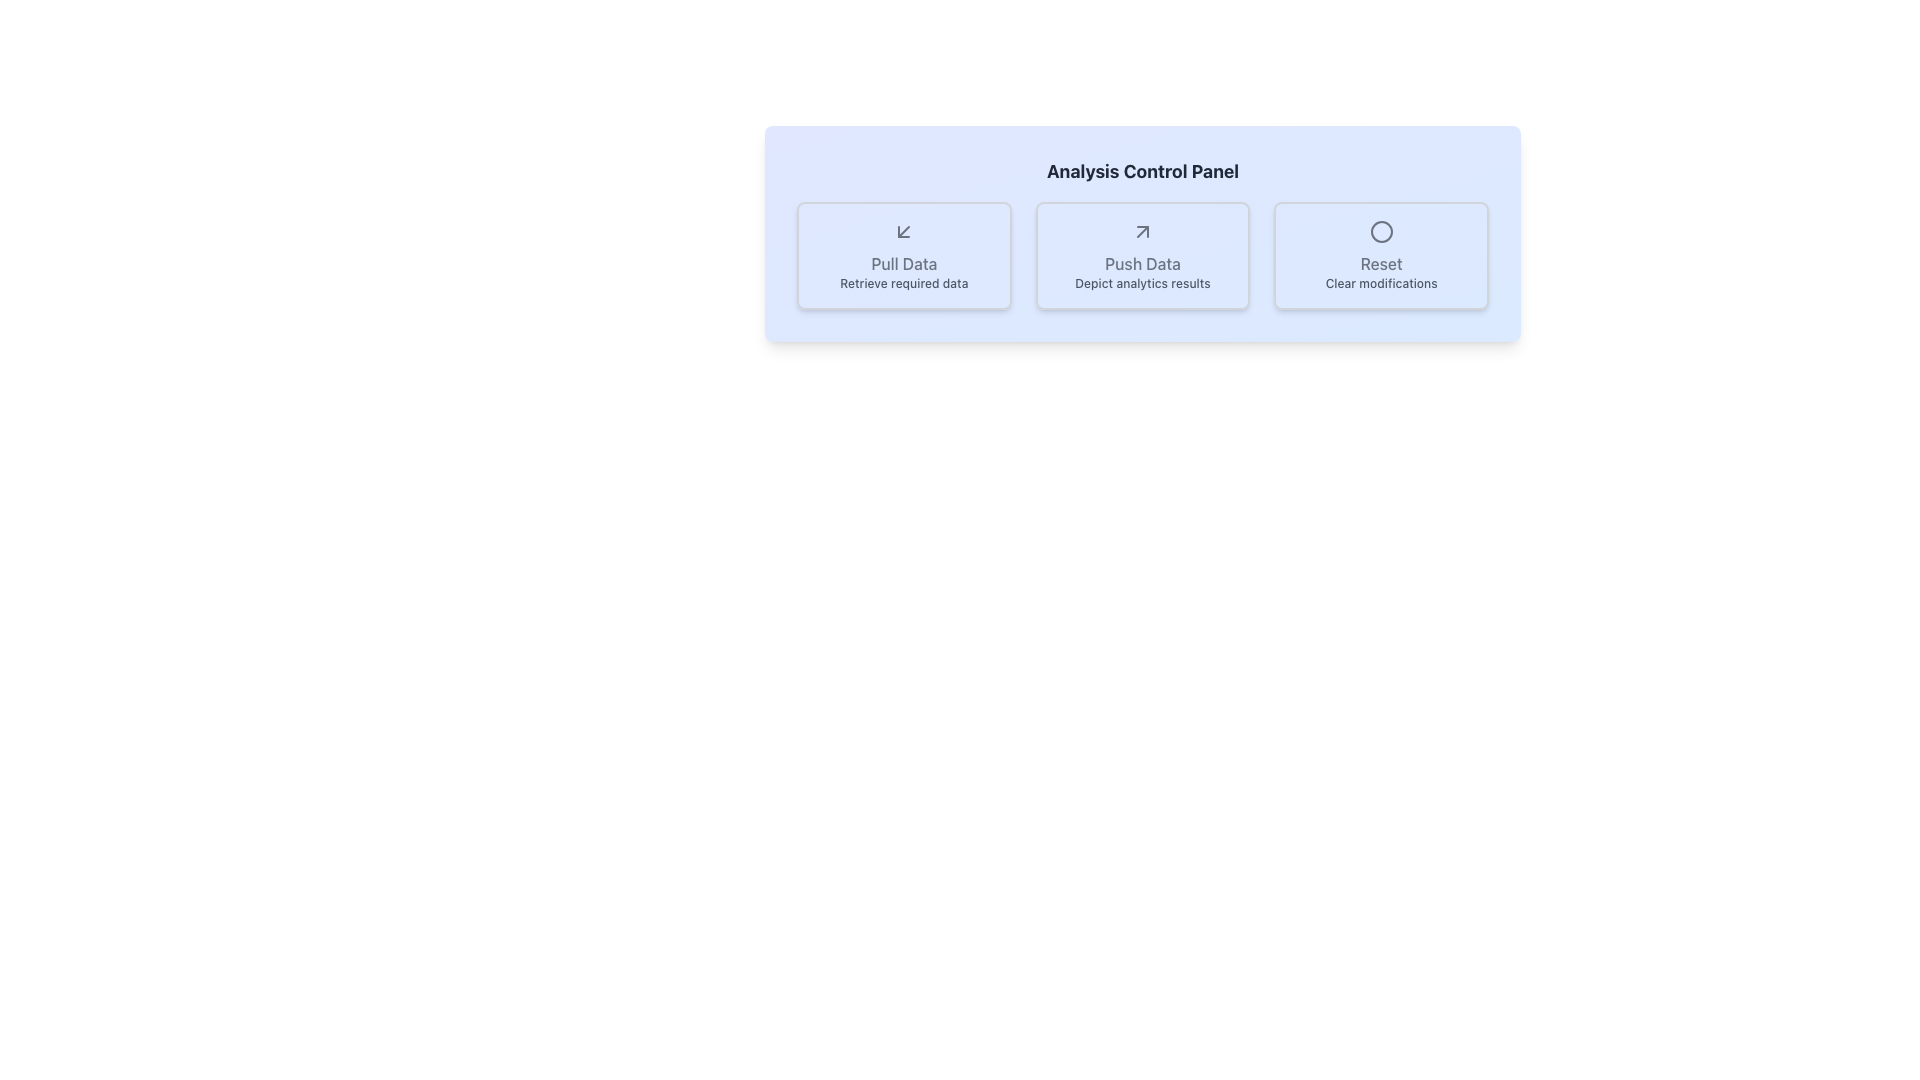  I want to click on the text label that says 'Clear modifications', which is styled in a smaller gray font and located at the bottom of the 'Reset' box, so click(1380, 284).